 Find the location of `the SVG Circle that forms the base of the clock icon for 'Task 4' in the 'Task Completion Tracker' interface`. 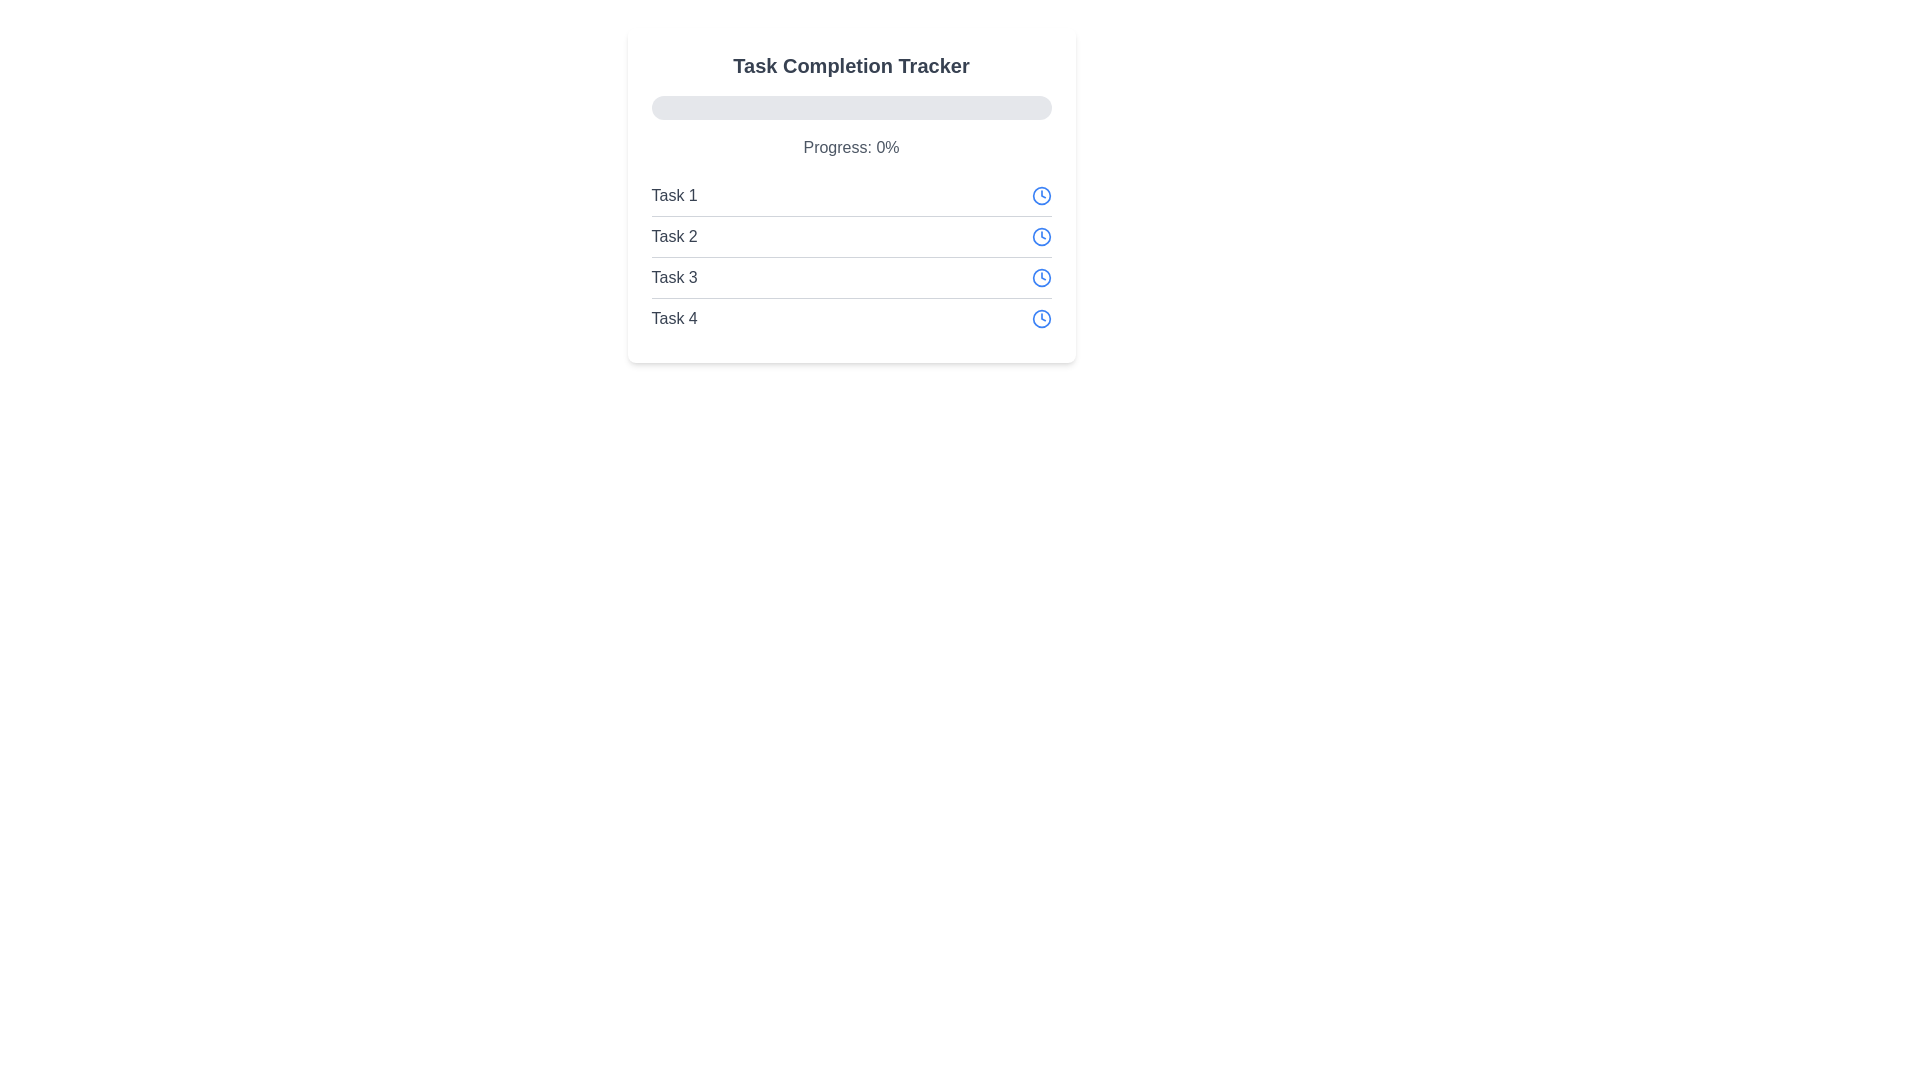

the SVG Circle that forms the base of the clock icon for 'Task 4' in the 'Task Completion Tracker' interface is located at coordinates (1040, 318).